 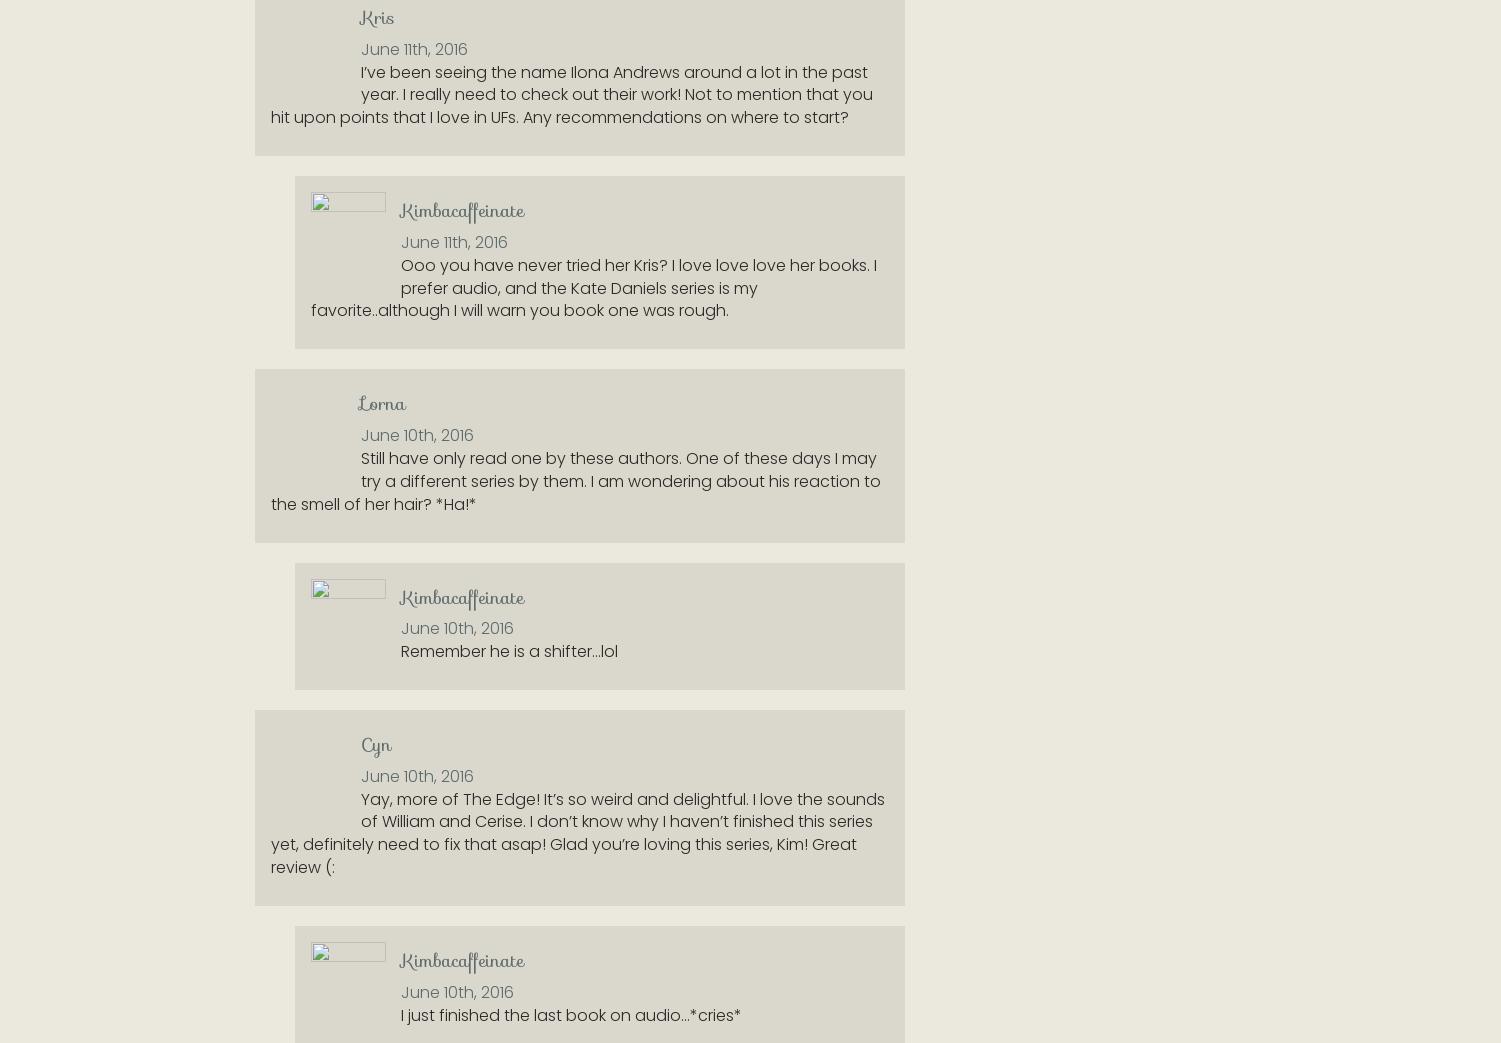 I want to click on 'I’ve been seeing the name Ilona Andrews around a lot in the past year. I really need to check out their work! Not to mention that you hit upon points that I love in UFs. Any recommendations on where to start?', so click(x=572, y=94).